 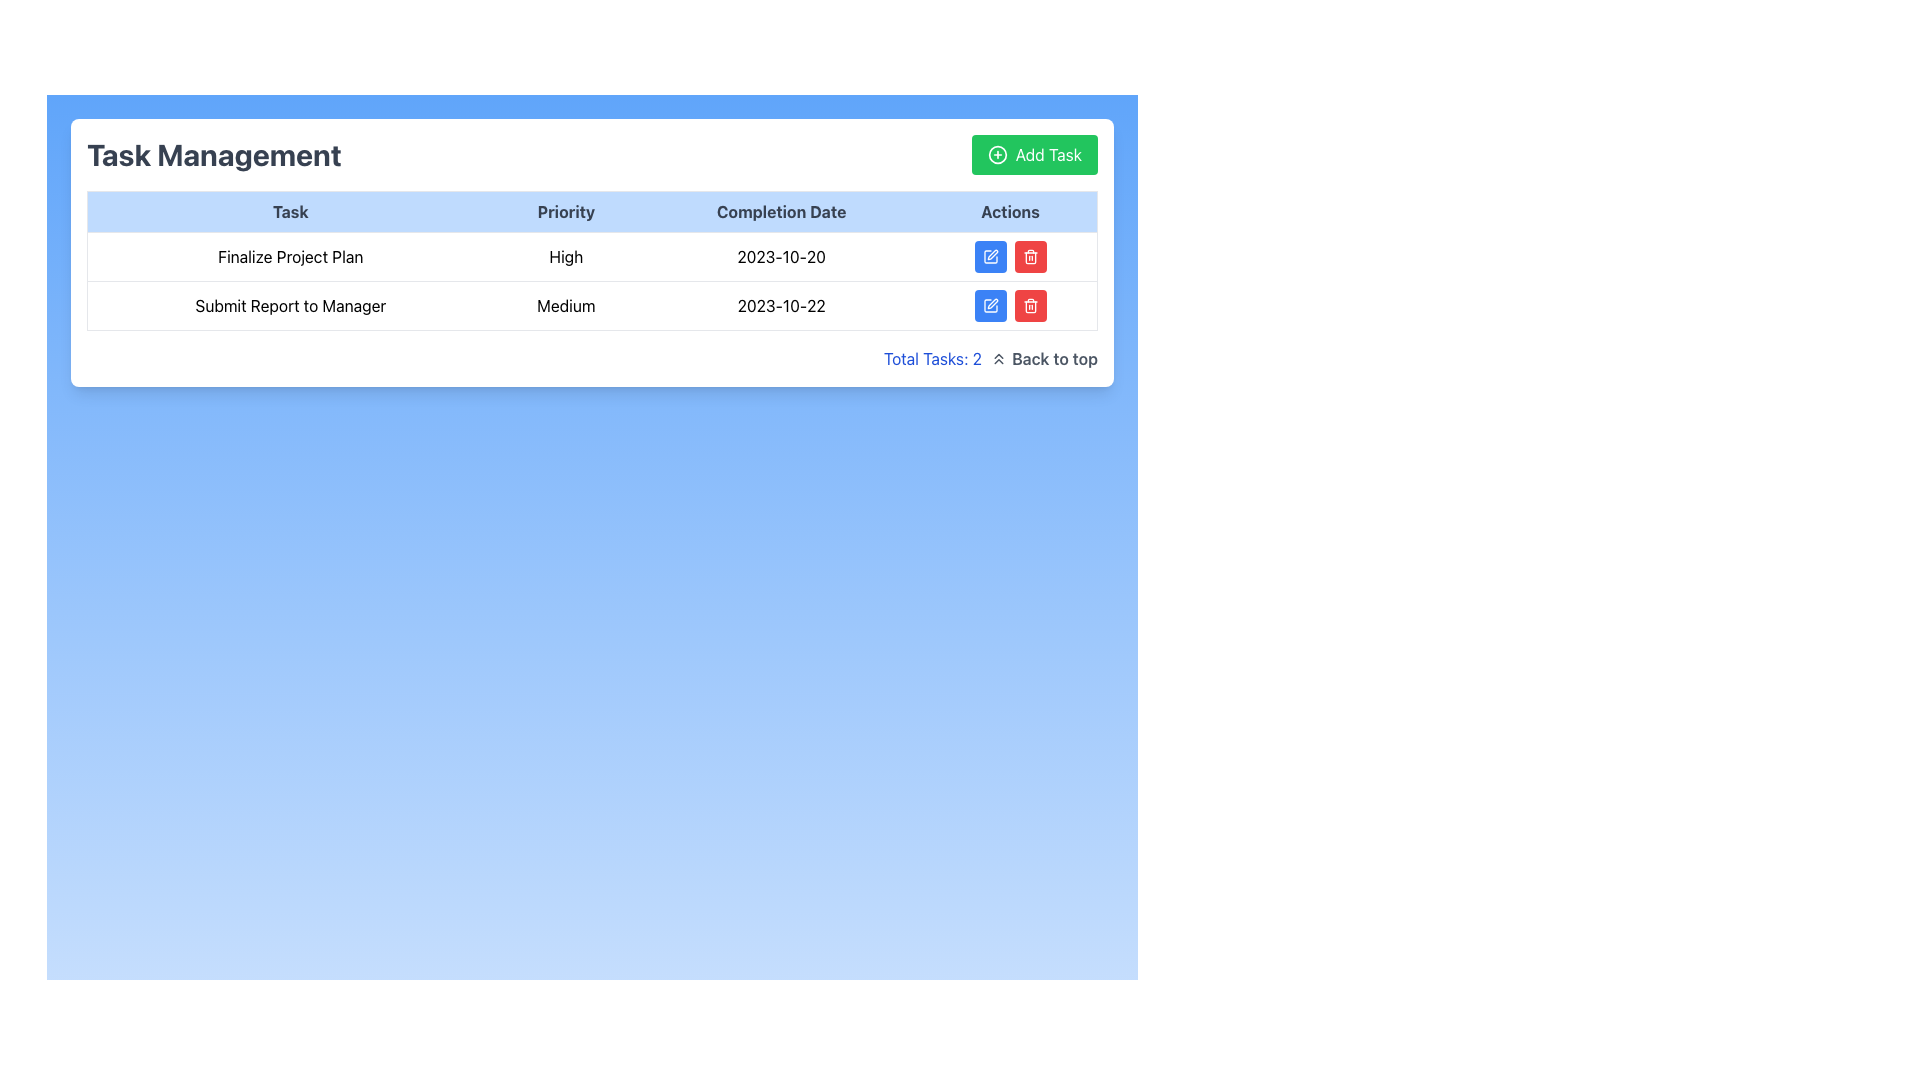 I want to click on the text label indicating the priority level of the task 'Finalize Project Plan' in the task management system, located in the second column of the first row within the 'Priority' column, so click(x=565, y=256).